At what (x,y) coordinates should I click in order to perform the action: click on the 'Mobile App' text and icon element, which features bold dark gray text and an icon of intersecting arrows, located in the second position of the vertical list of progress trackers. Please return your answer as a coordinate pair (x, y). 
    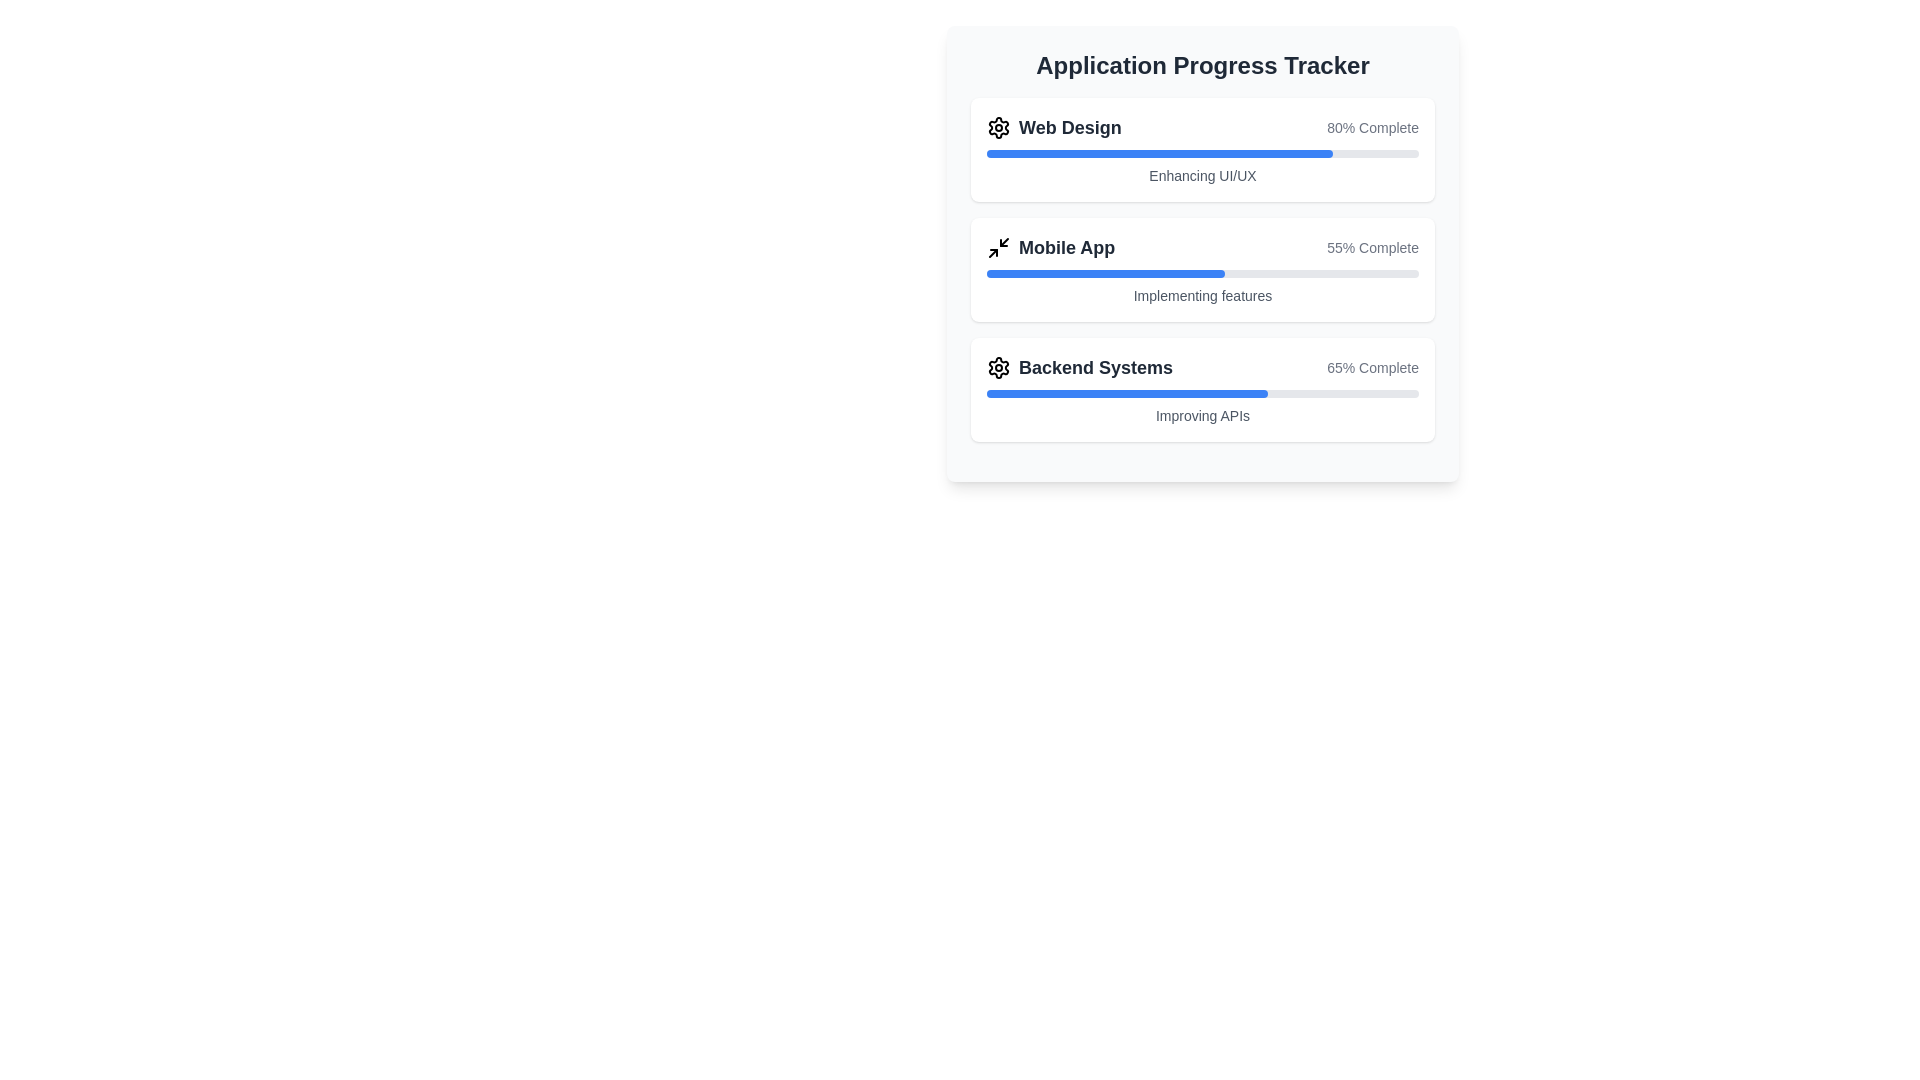
    Looking at the image, I should click on (1050, 246).